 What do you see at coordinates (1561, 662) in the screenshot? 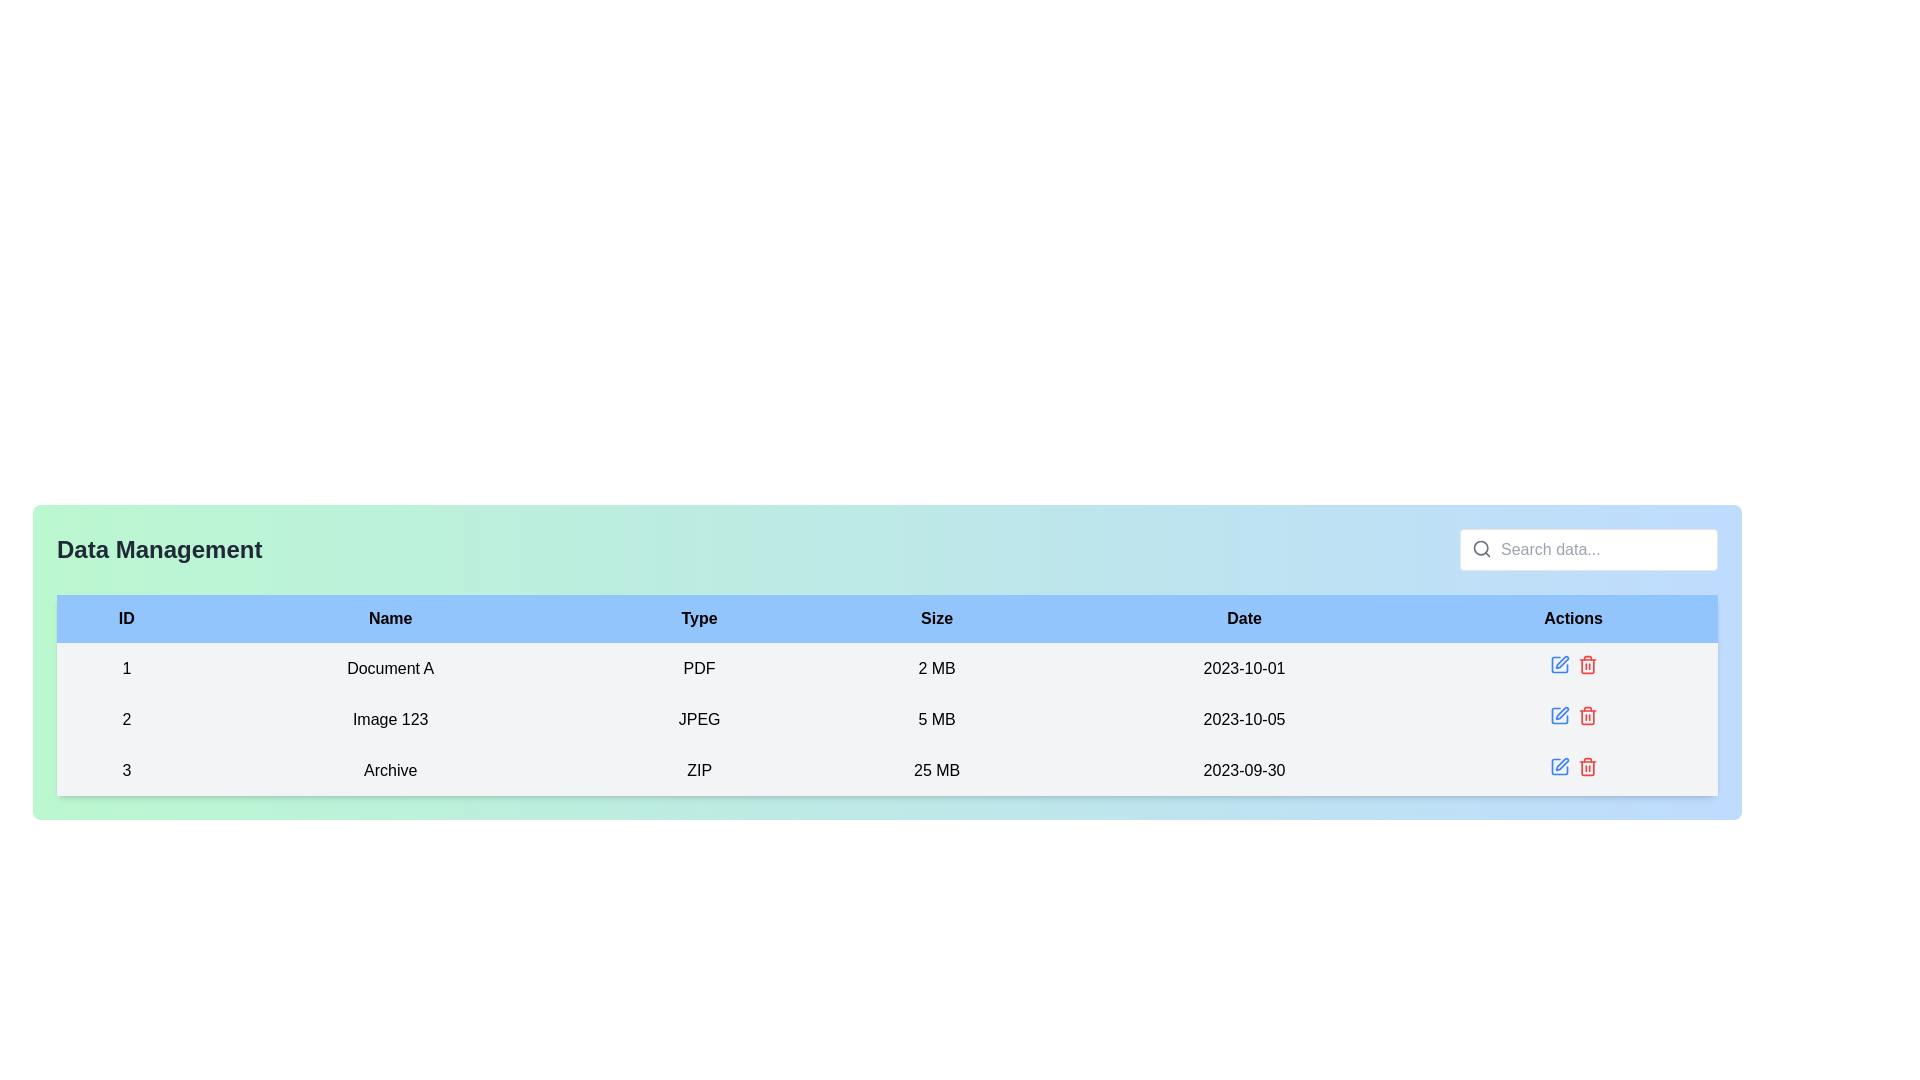
I see `the pen-like icon in the actions column of the third row of the data table` at bounding box center [1561, 662].